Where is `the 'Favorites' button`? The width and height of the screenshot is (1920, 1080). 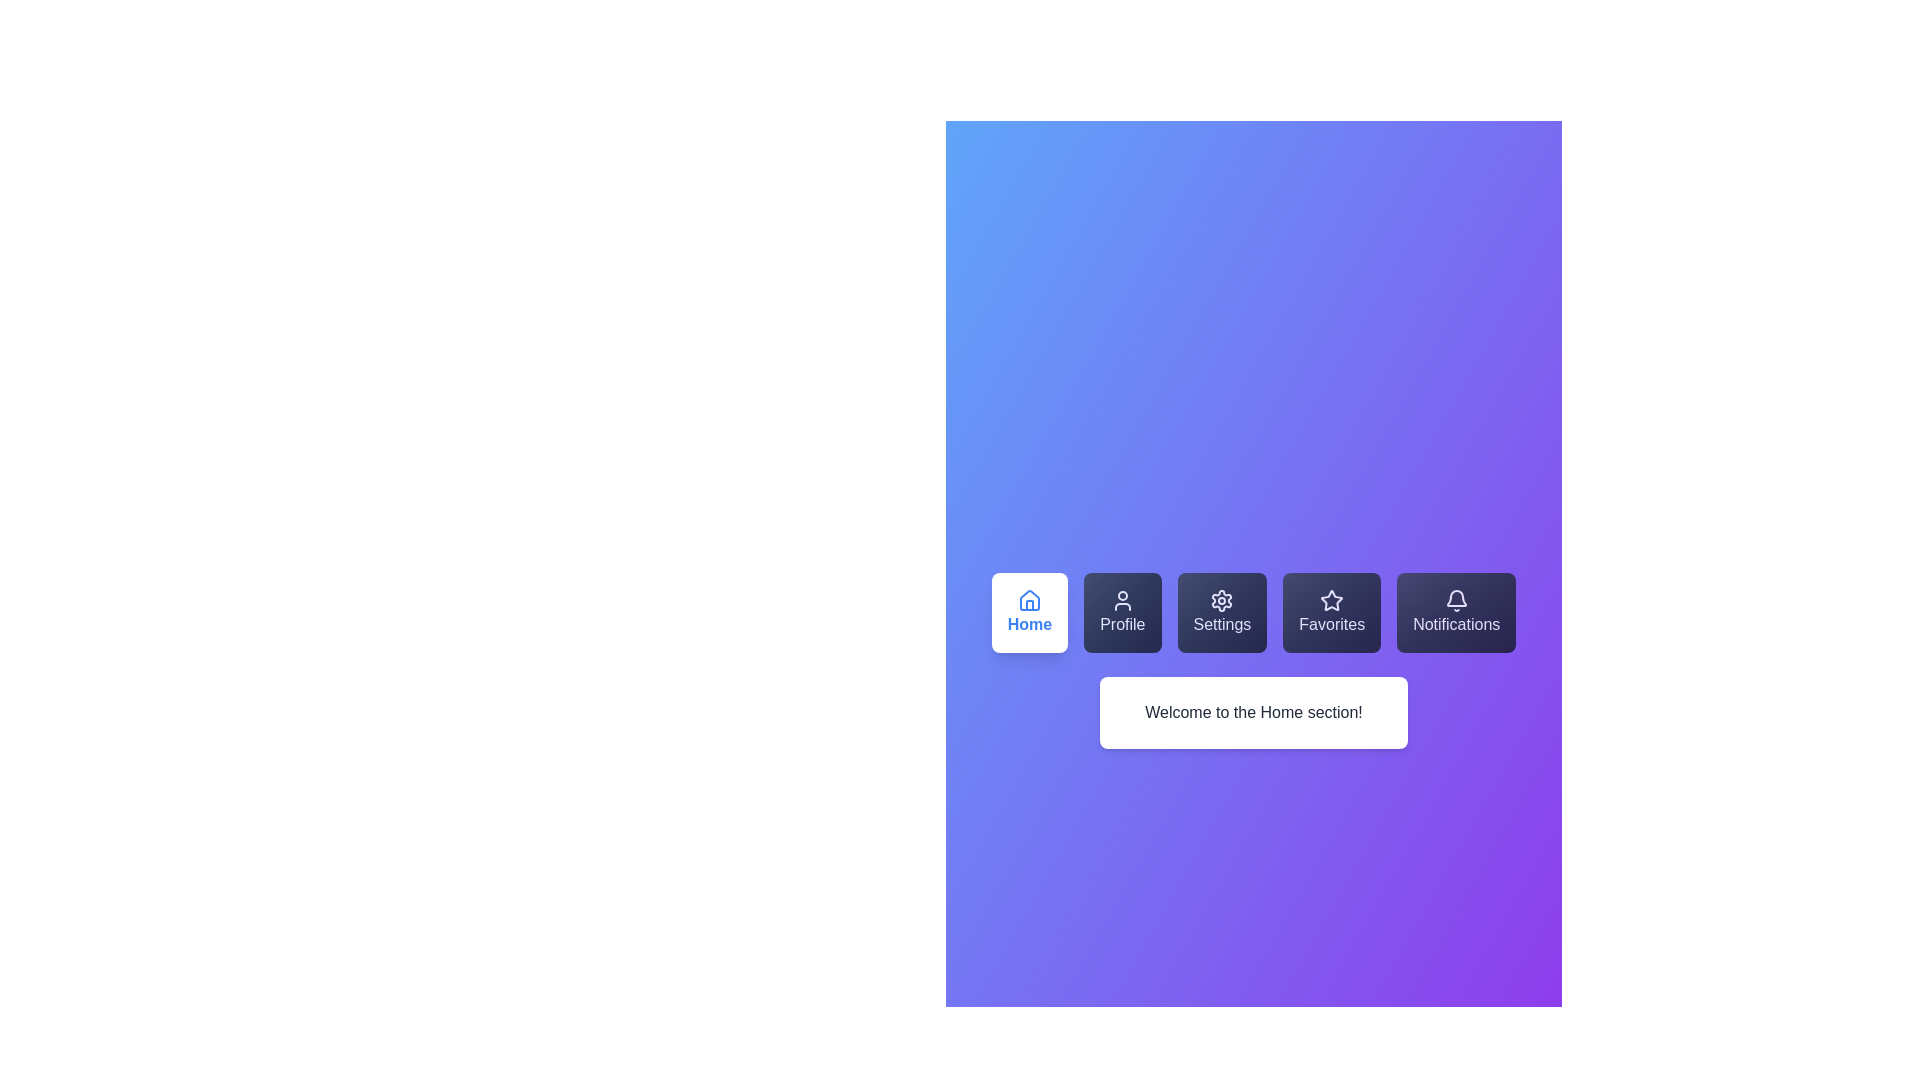 the 'Favorites' button is located at coordinates (1332, 612).